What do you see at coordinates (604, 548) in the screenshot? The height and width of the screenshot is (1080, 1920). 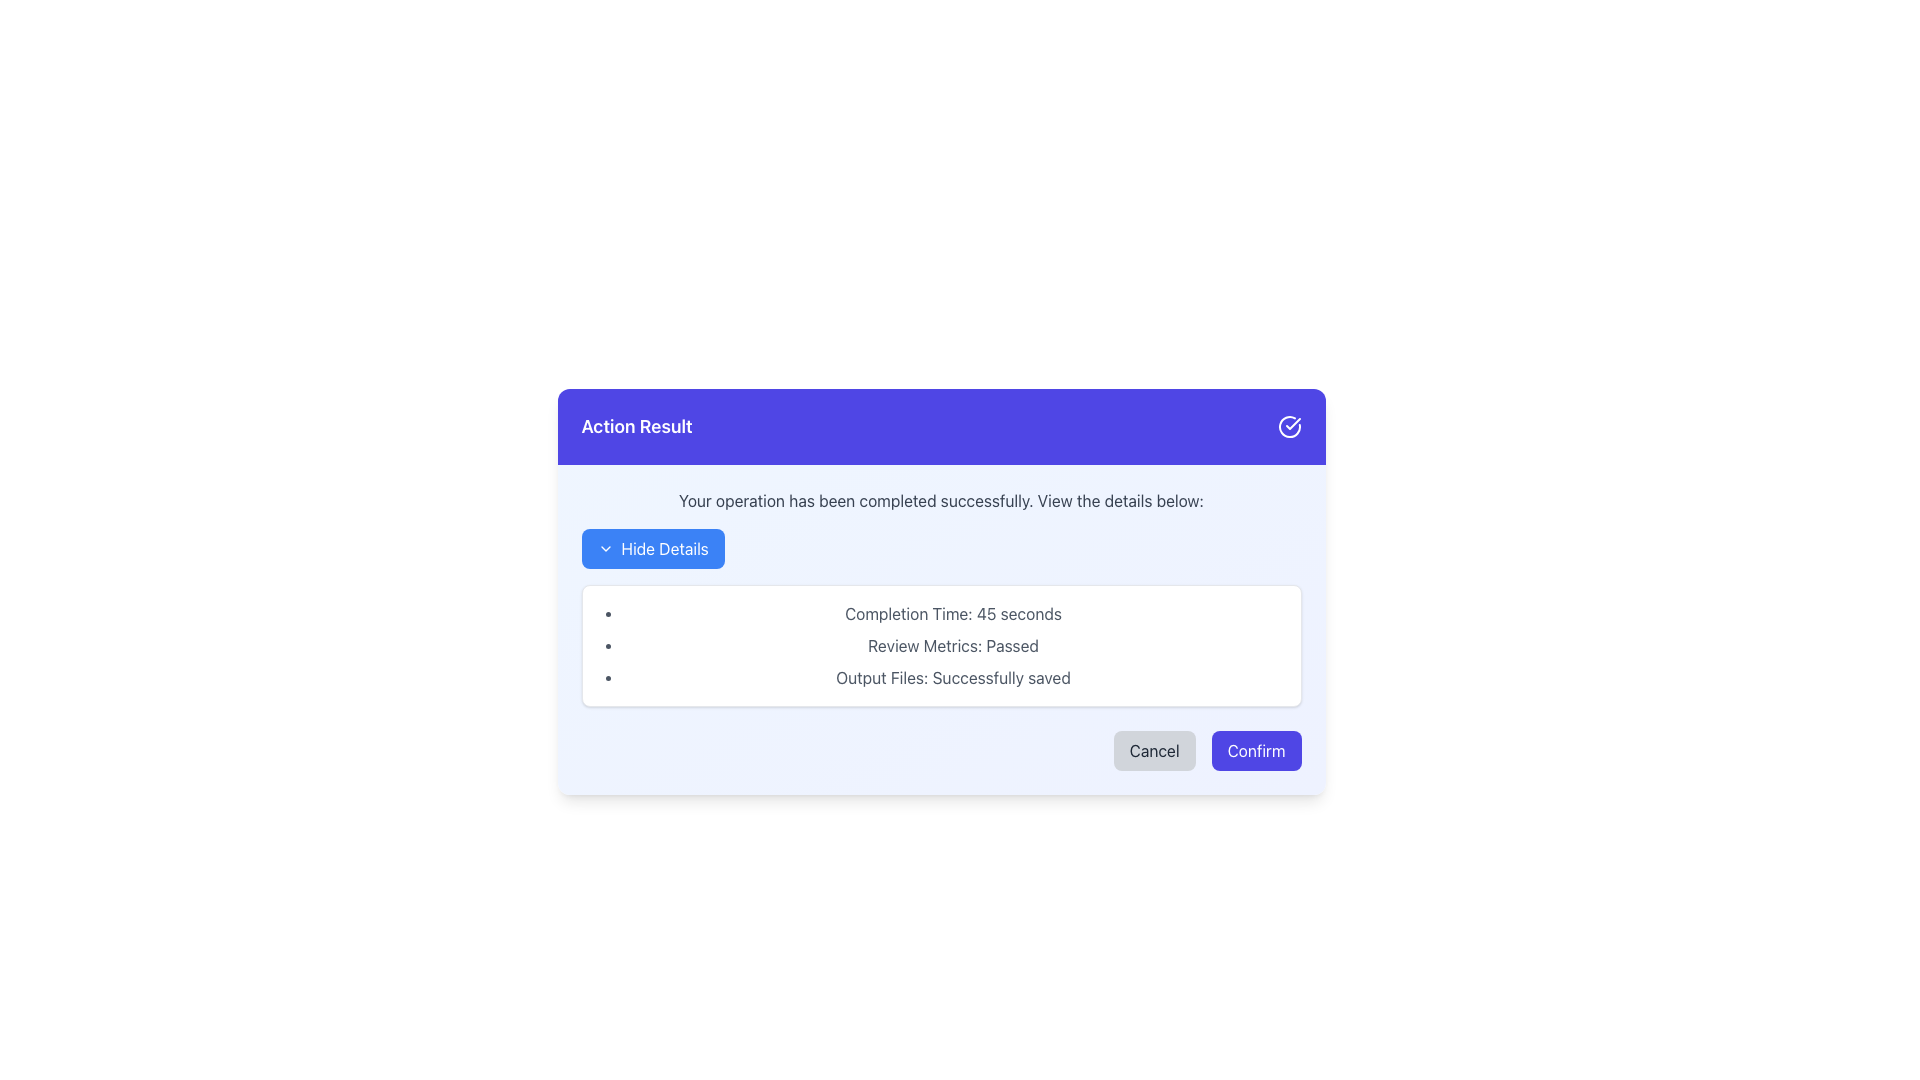 I see `the icon positioned to the left of the 'Hide Details' text within the blue rounded button, indicating a dropdown or collapsible section` at bounding box center [604, 548].